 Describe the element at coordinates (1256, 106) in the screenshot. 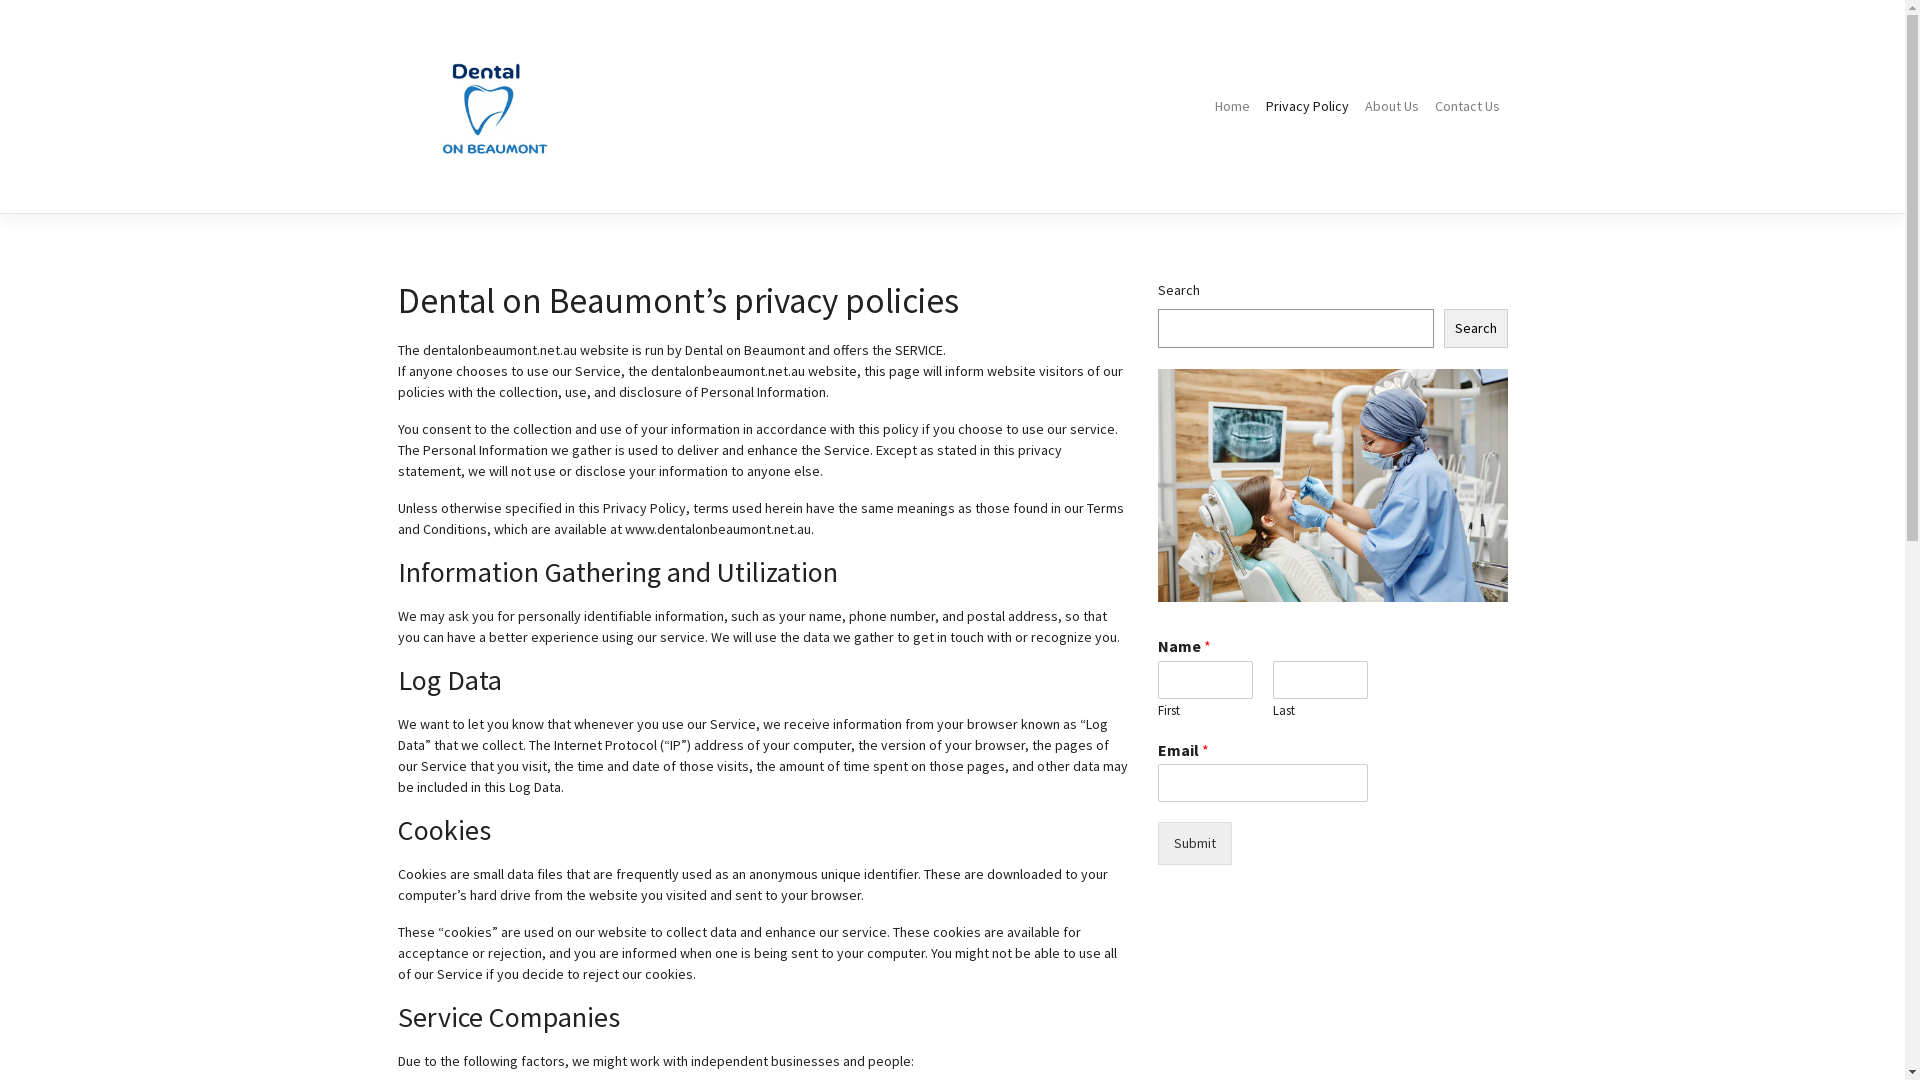

I see `'Privacy Policy'` at that location.